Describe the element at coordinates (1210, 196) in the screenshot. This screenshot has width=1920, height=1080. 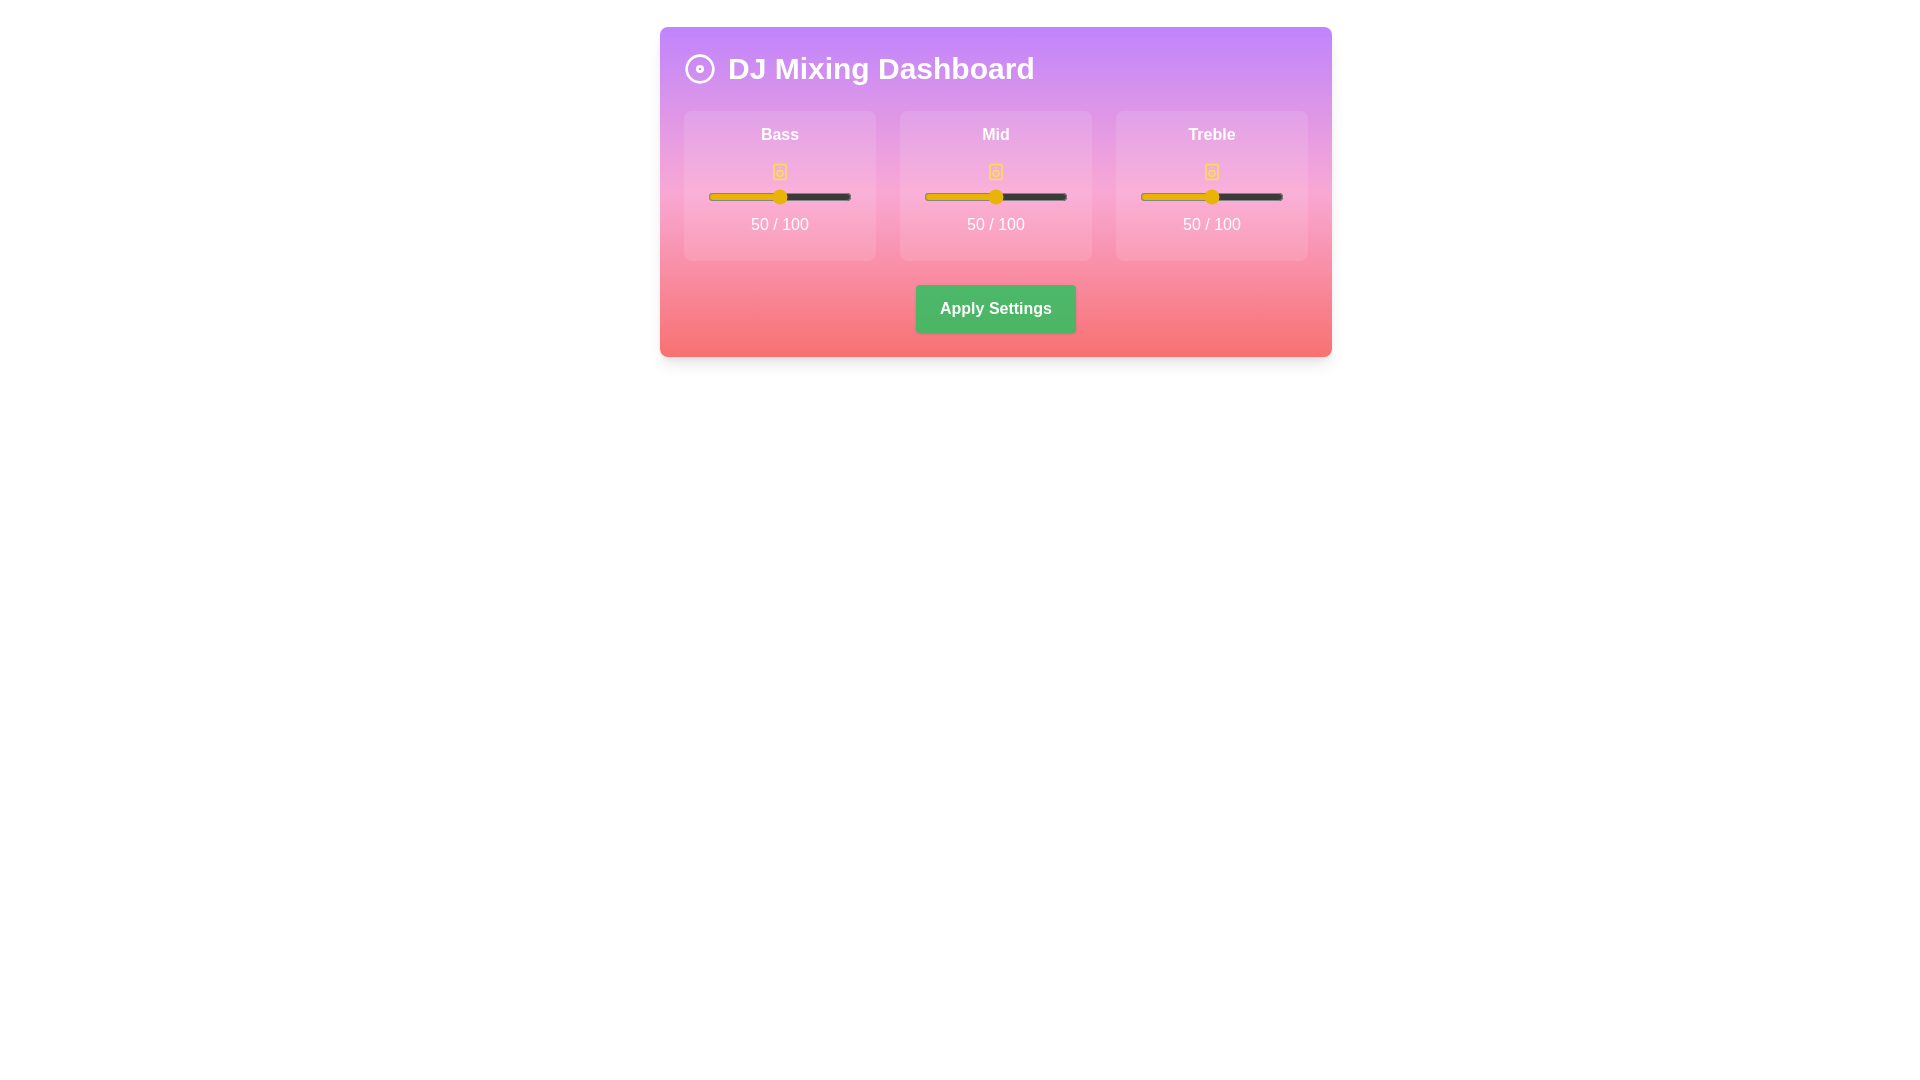
I see `the slider labeled treble to view its current value` at that location.